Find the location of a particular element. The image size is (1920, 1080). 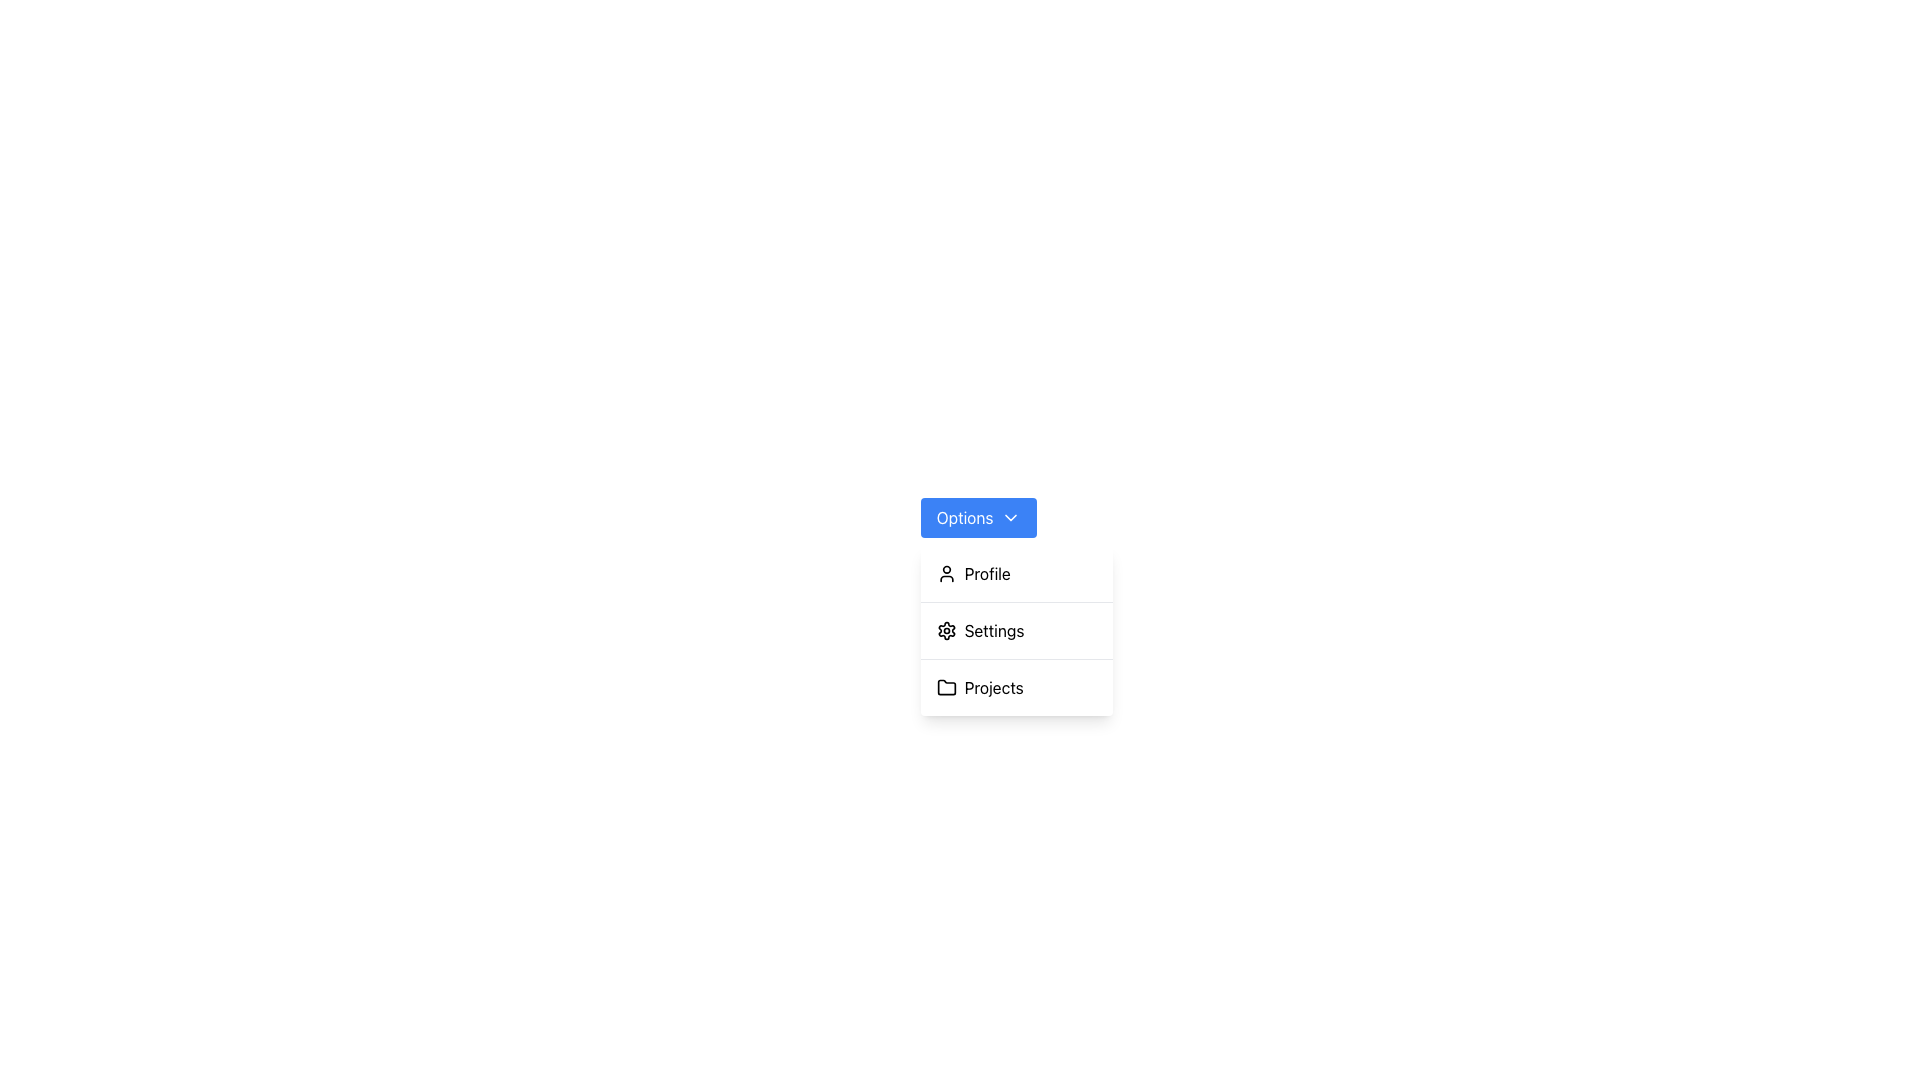

the settings icon positioned to the left of the text label in the interactive menu is located at coordinates (945, 631).